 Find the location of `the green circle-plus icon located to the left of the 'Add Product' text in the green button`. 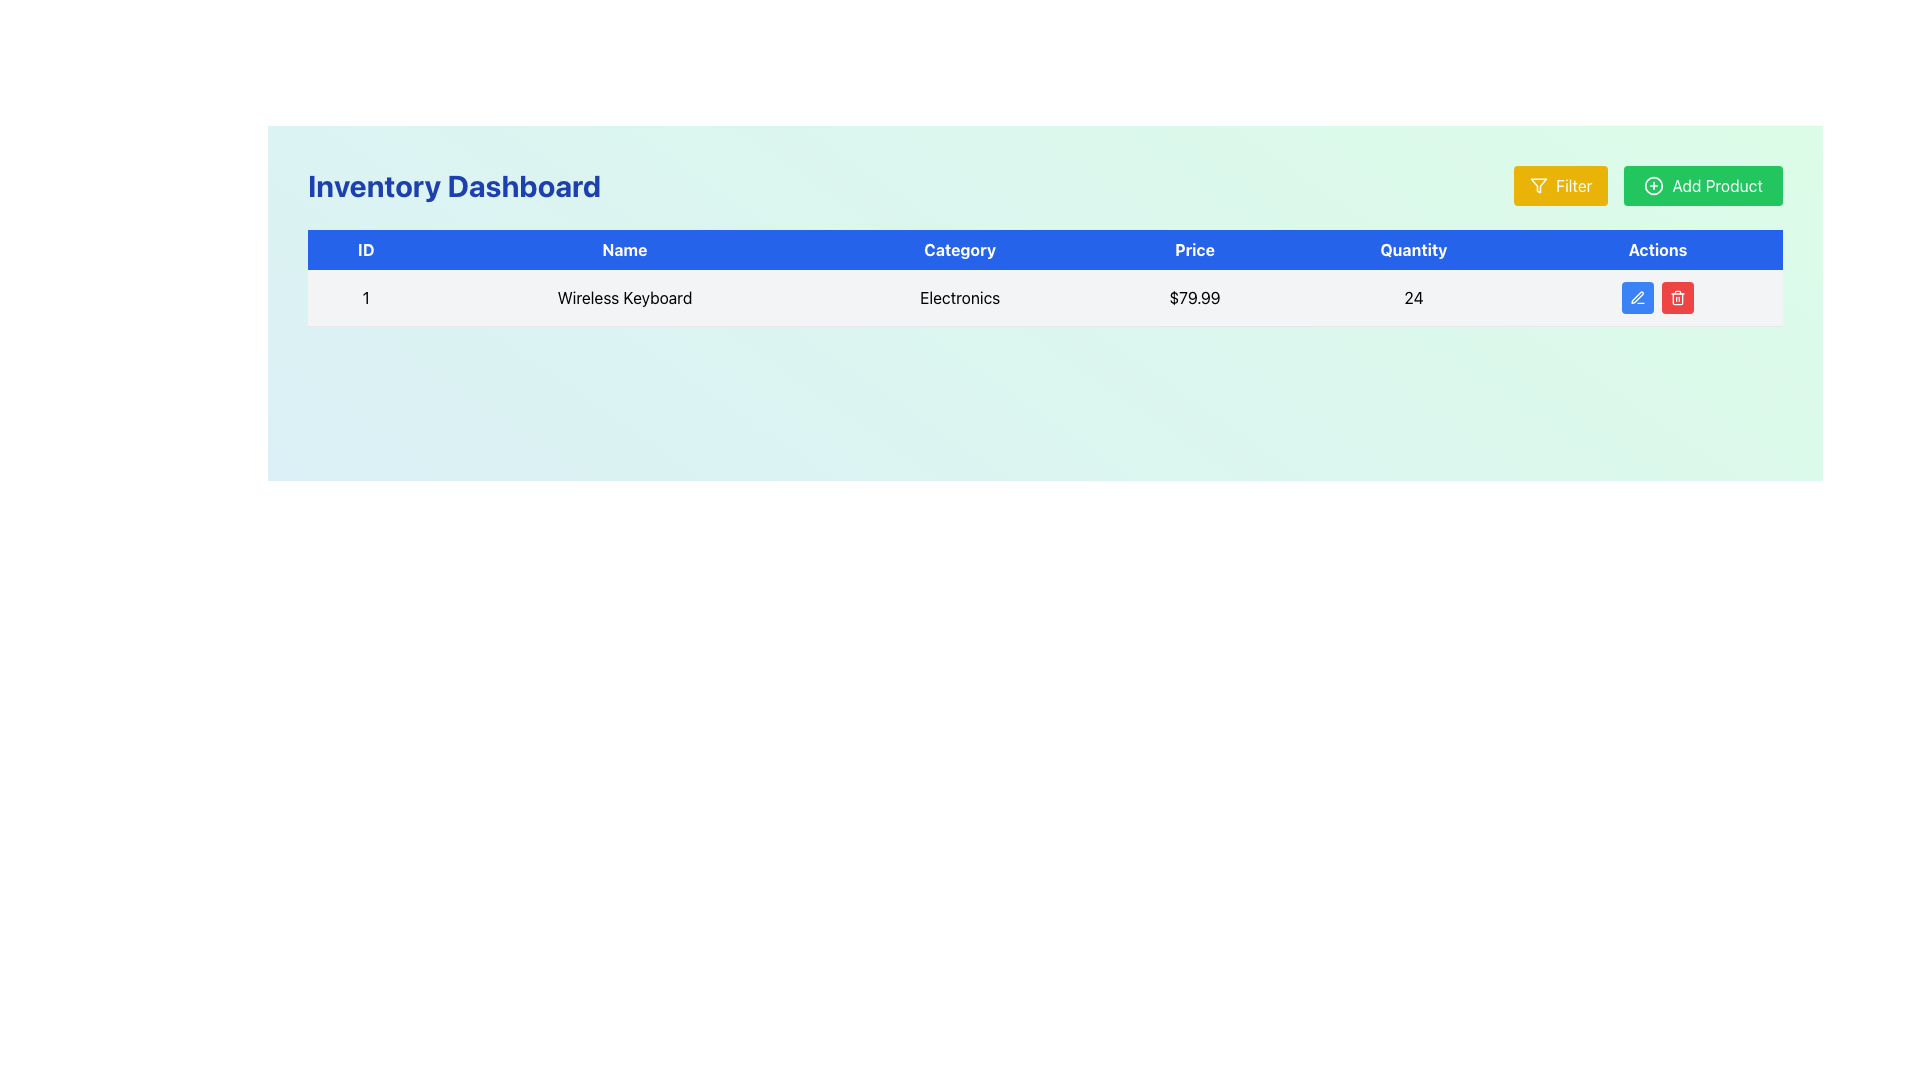

the green circle-plus icon located to the left of the 'Add Product' text in the green button is located at coordinates (1654, 185).